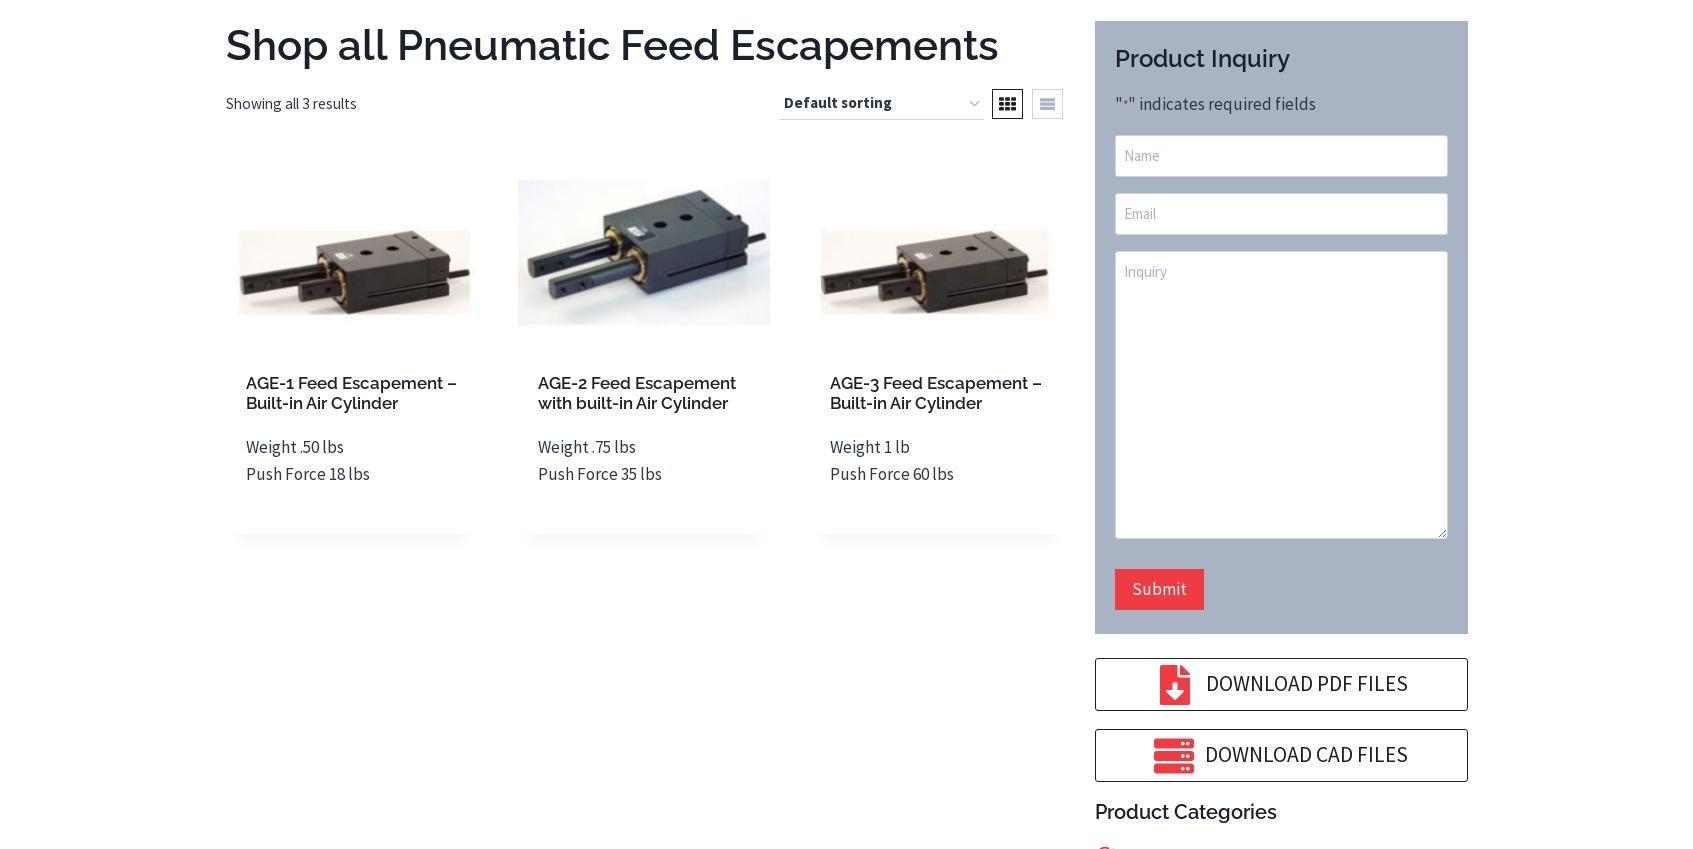 The width and height of the screenshot is (1693, 849). Describe the element at coordinates (892, 471) in the screenshot. I see `'Push Force 60 lbs'` at that location.